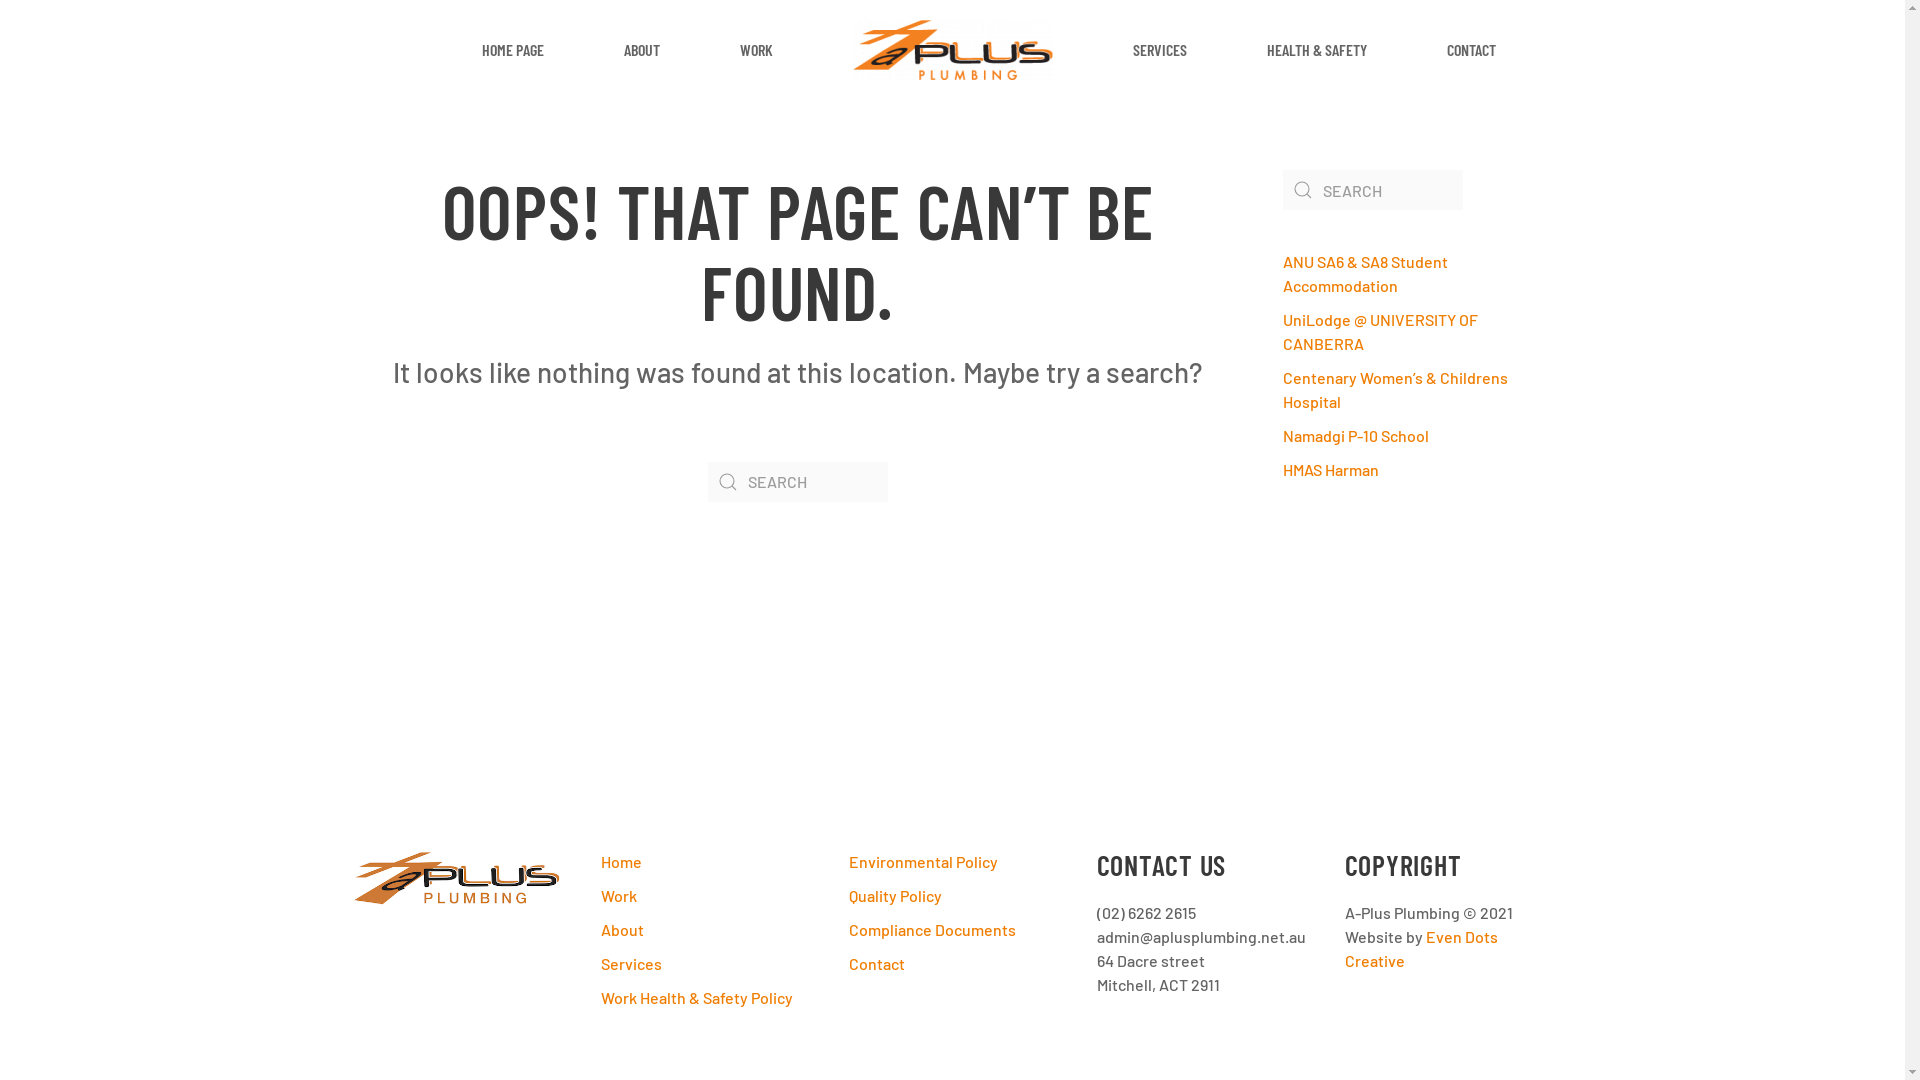 The height and width of the screenshot is (1080, 1920). I want to click on 'HMAS Harman', so click(1329, 469).